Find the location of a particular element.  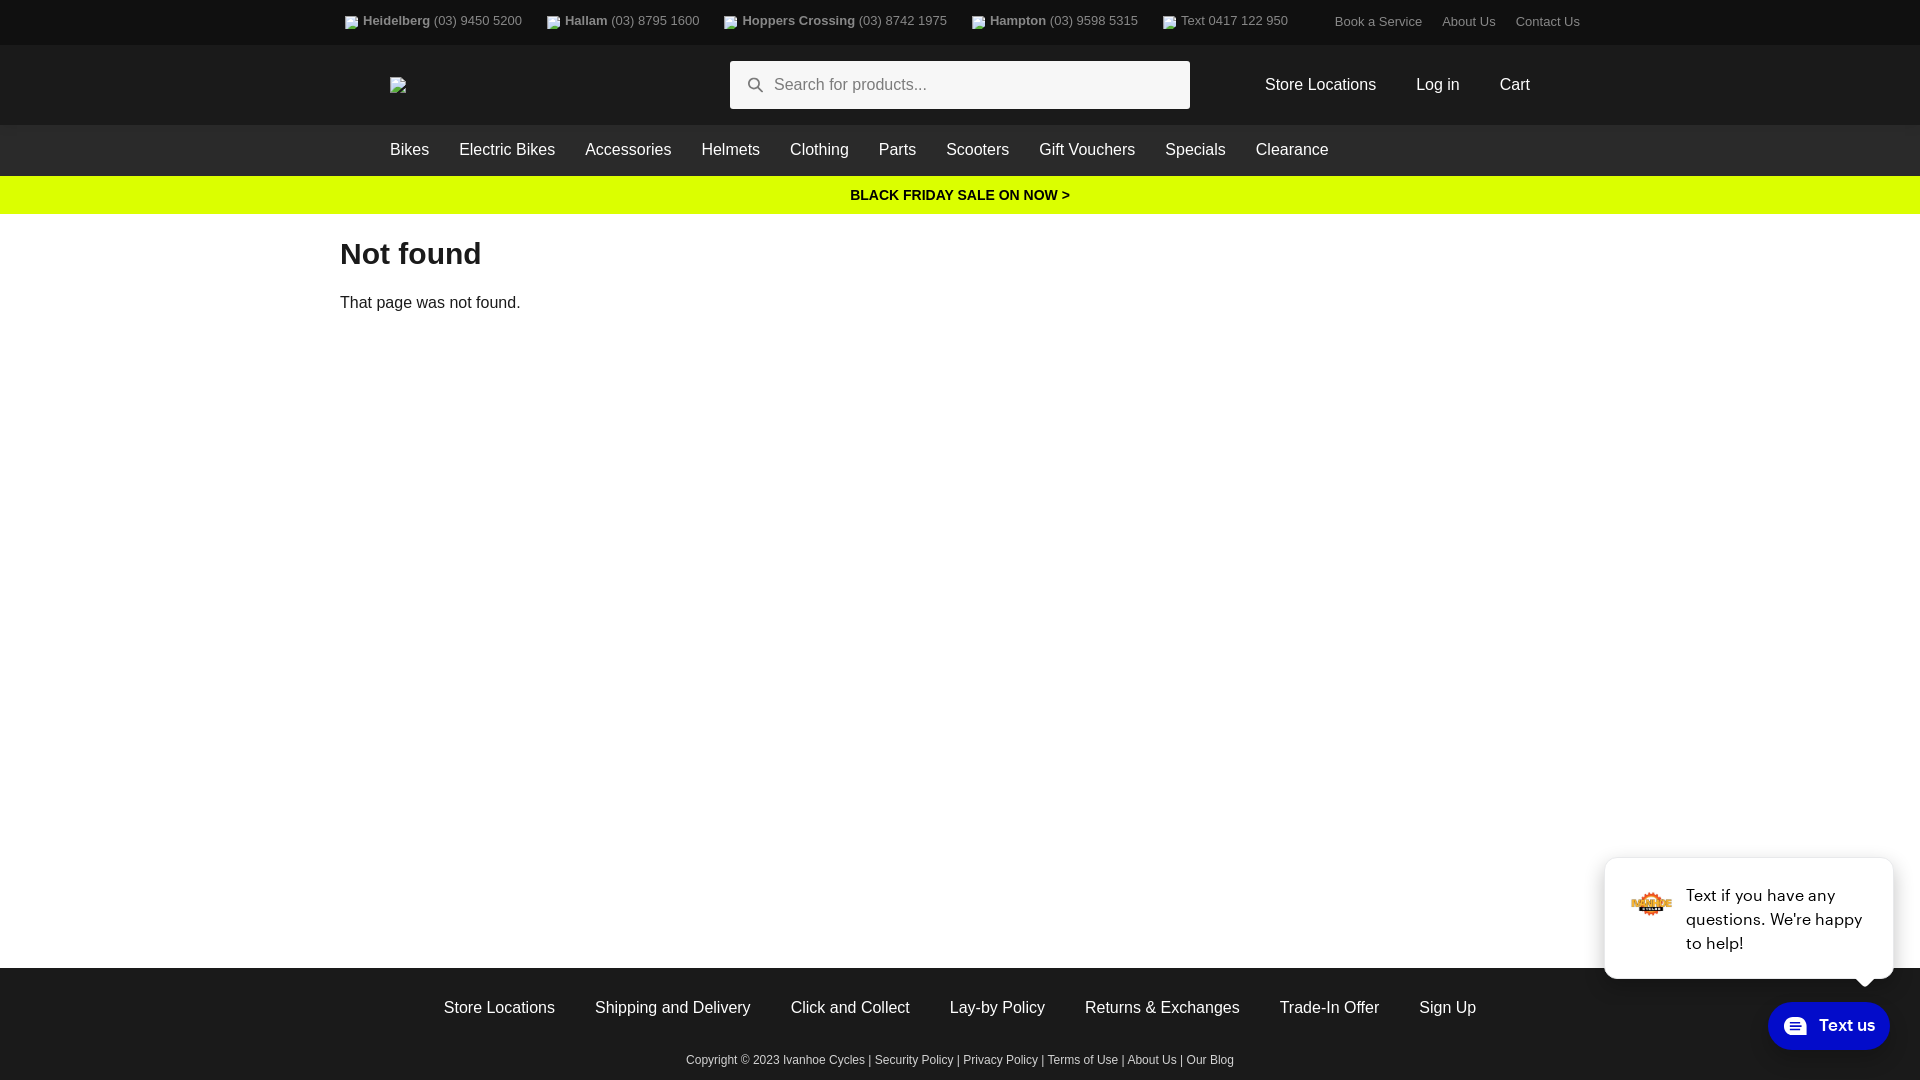

'Our Blog' is located at coordinates (1209, 1059).